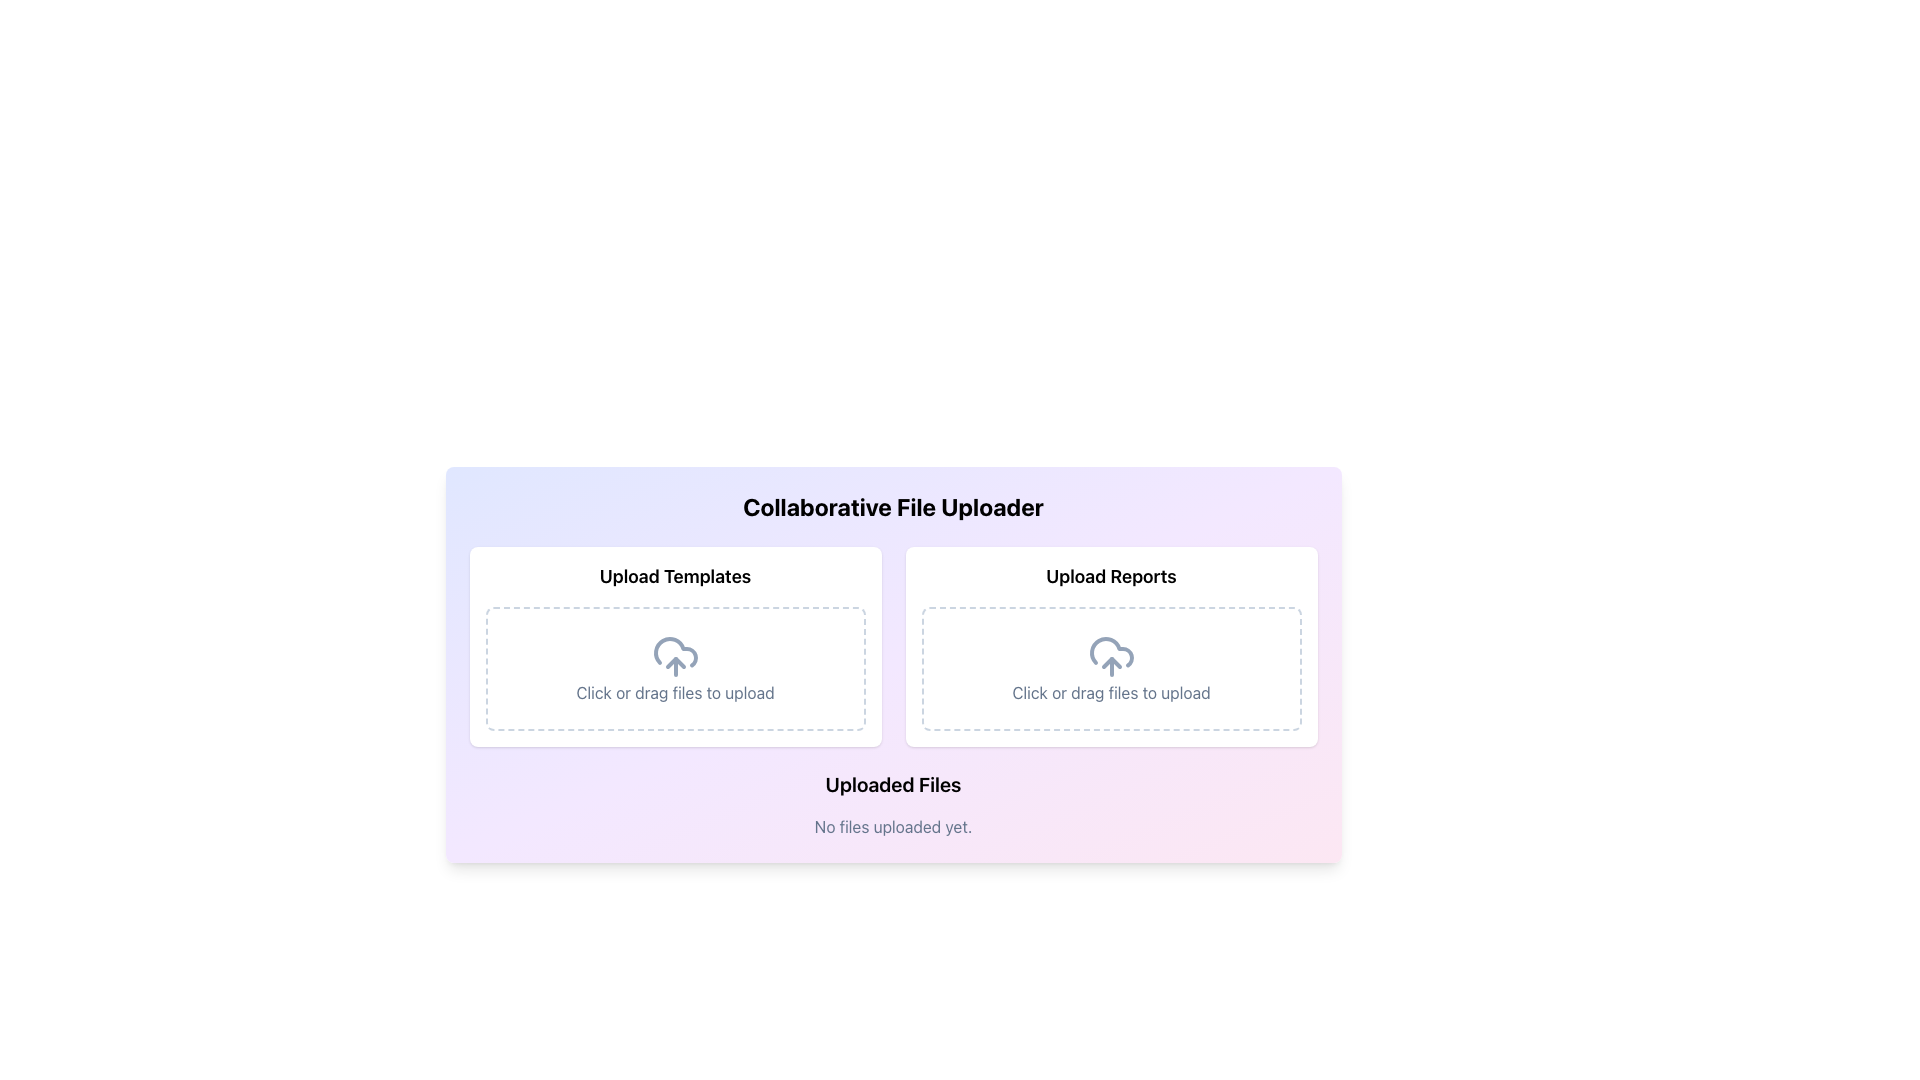  I want to click on the cloud icon representing the action of sending files in the 'Upload Templates' section, so click(675, 663).